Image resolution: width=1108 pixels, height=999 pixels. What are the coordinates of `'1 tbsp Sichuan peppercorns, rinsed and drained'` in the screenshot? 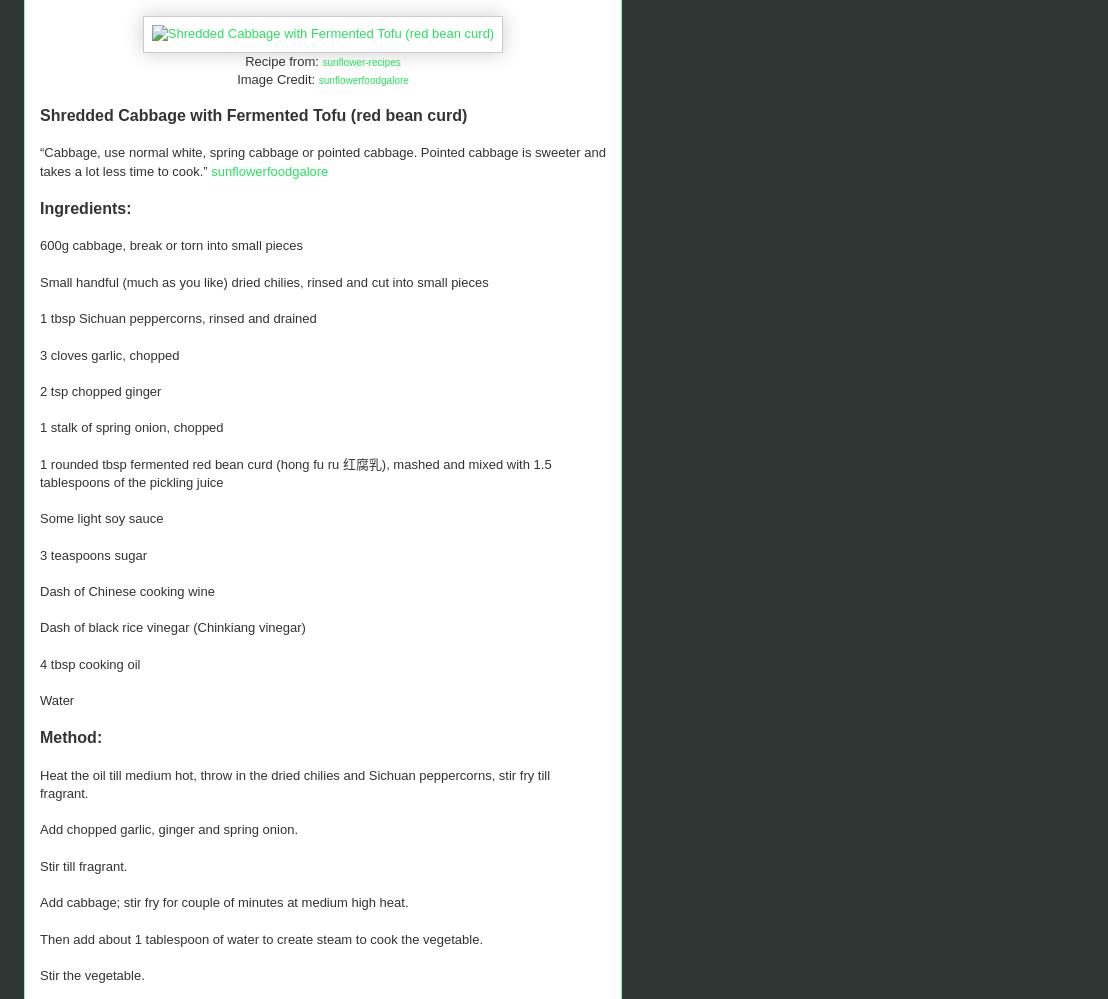 It's located at (176, 317).